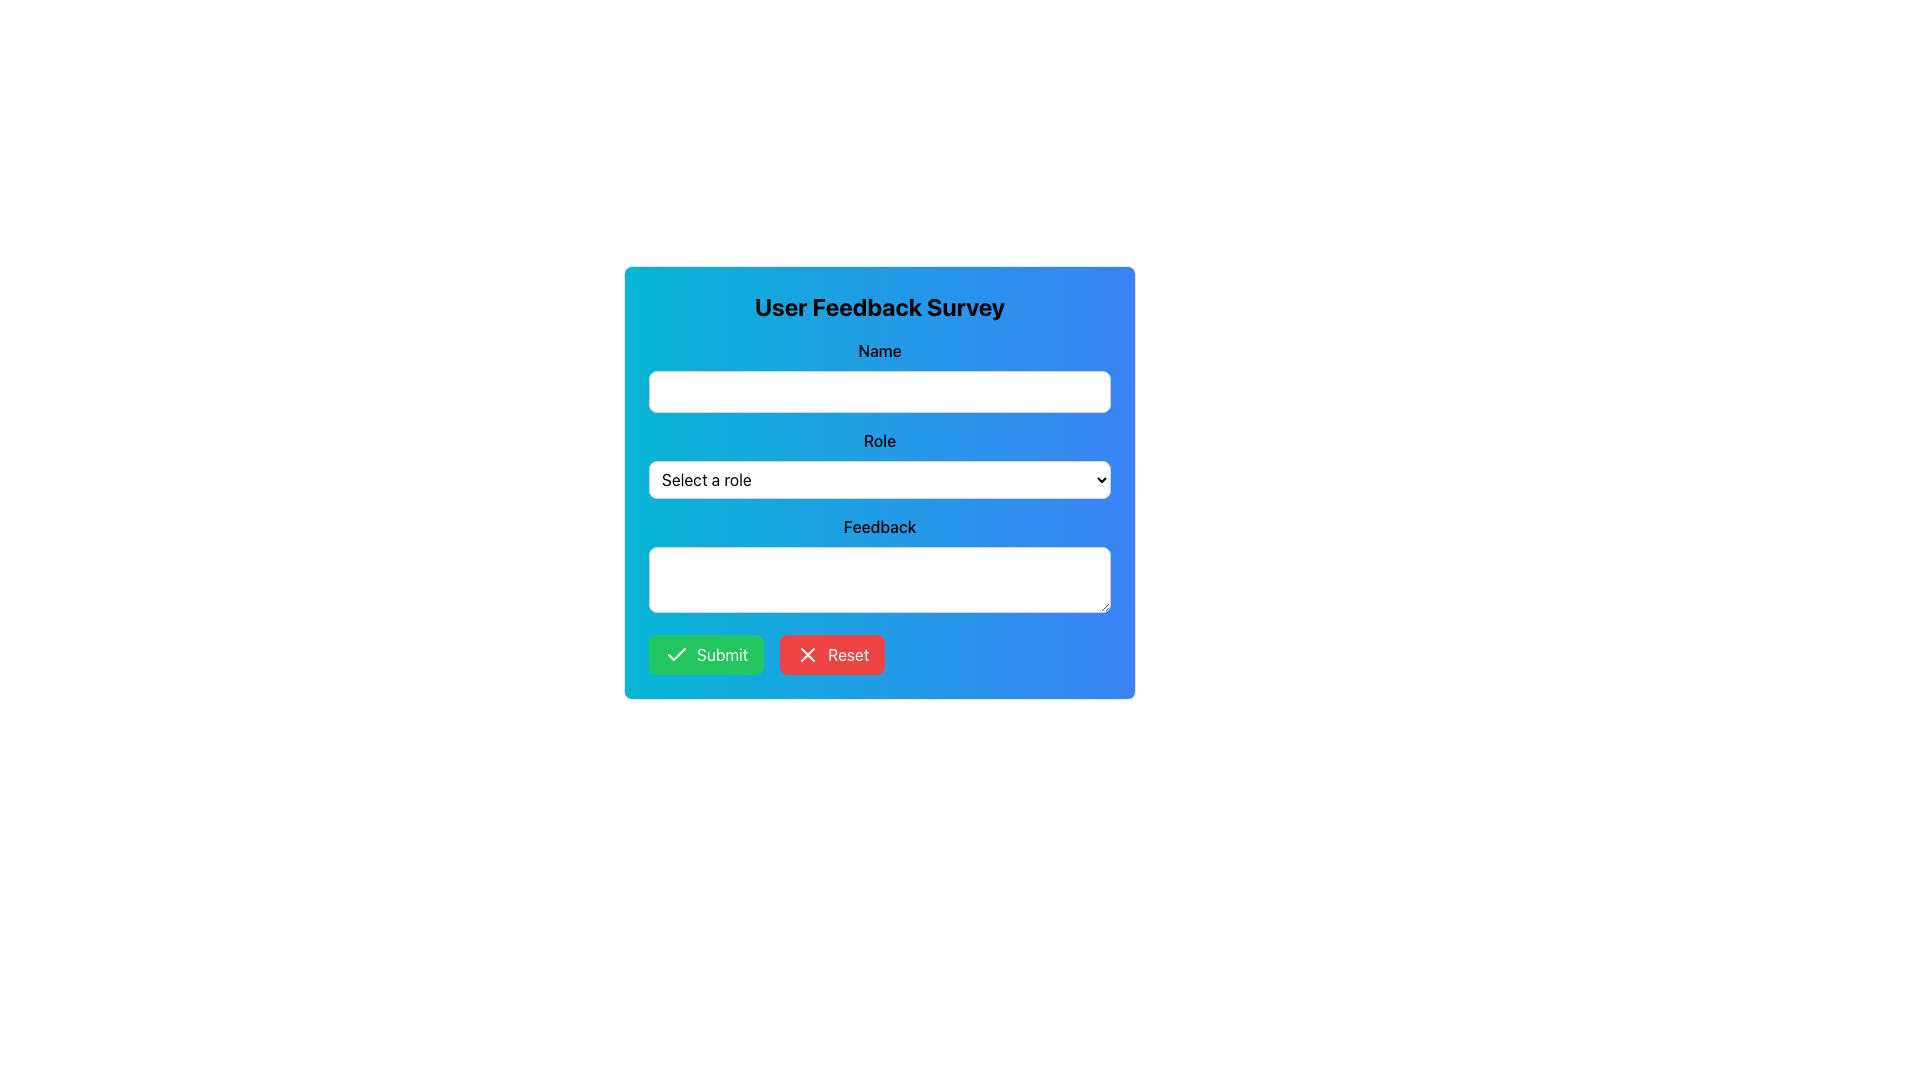 The height and width of the screenshot is (1080, 1920). What do you see at coordinates (879, 526) in the screenshot?
I see `the Text Label that serves as a context for the input field below it, located in the lower half of the user feedback survey section` at bounding box center [879, 526].